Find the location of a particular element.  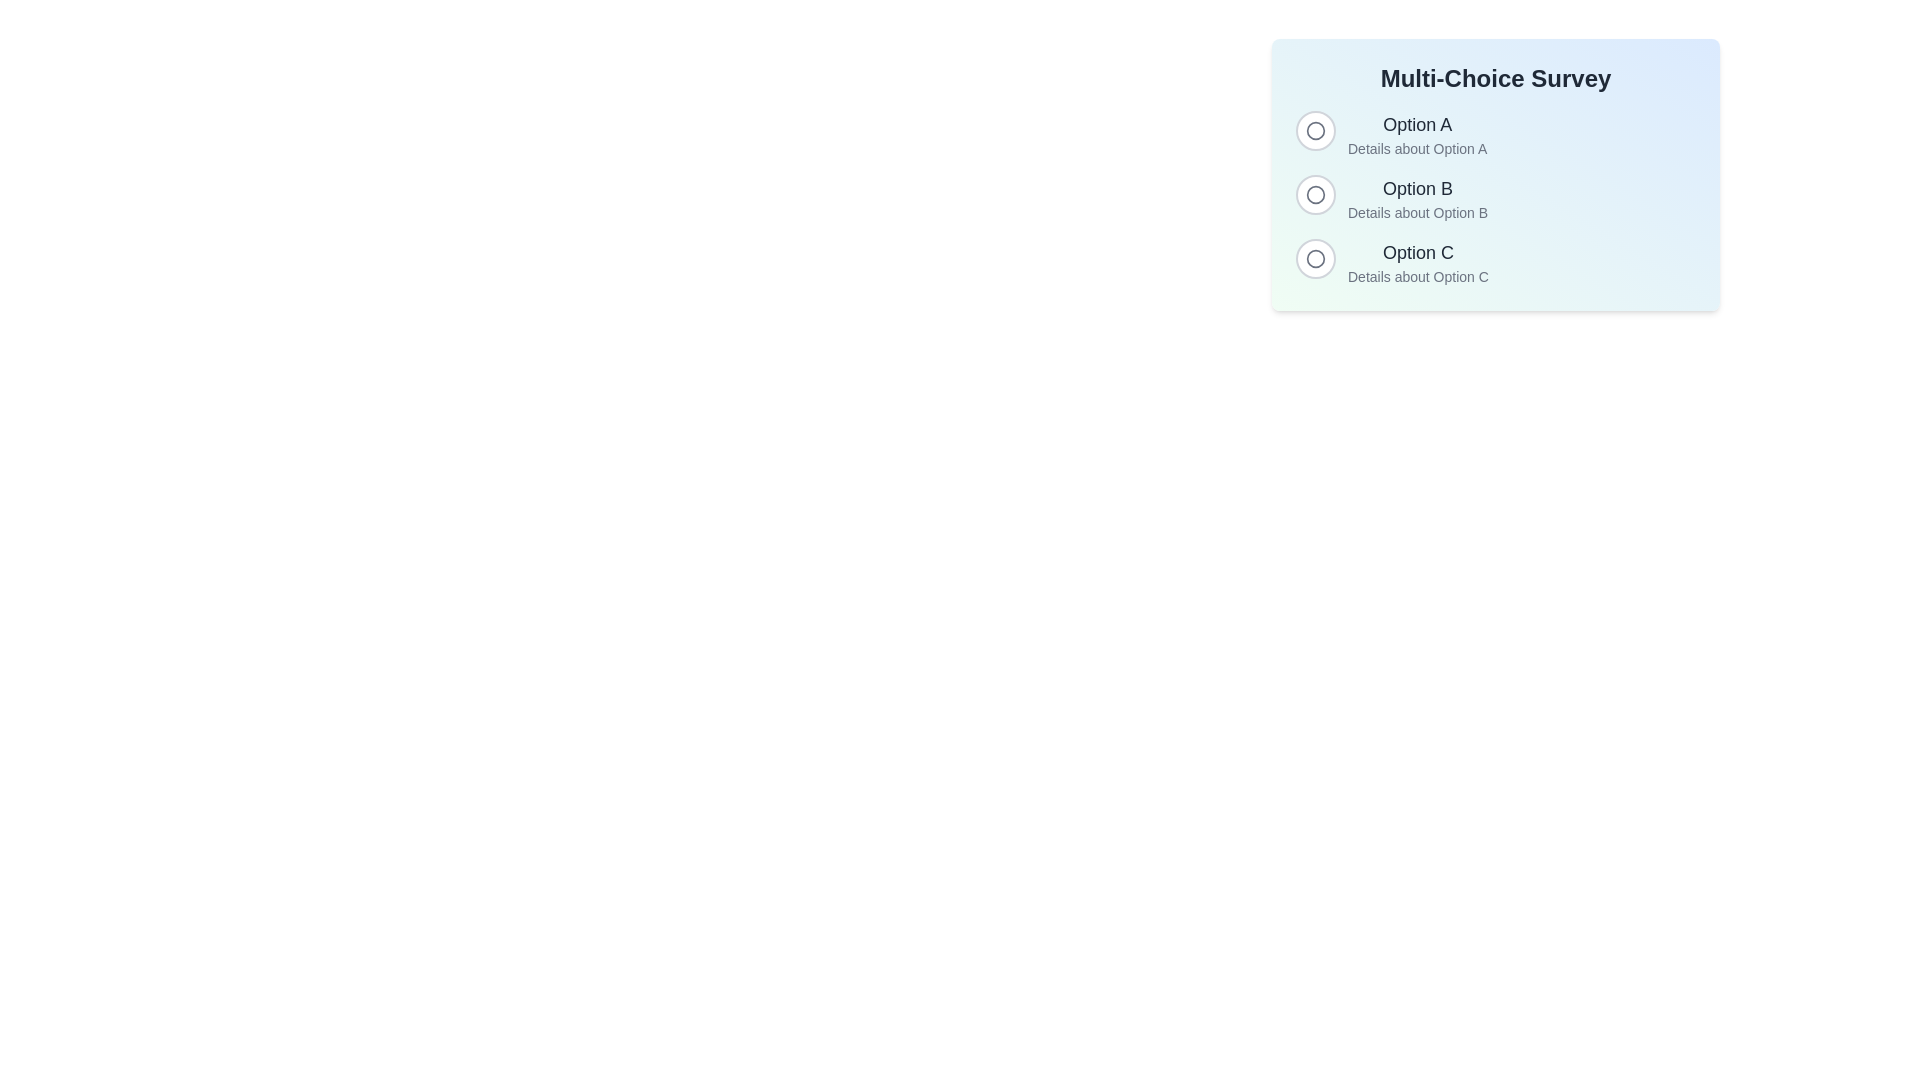

the options in the 'Multi-Choice Survey' section is located at coordinates (1496, 173).